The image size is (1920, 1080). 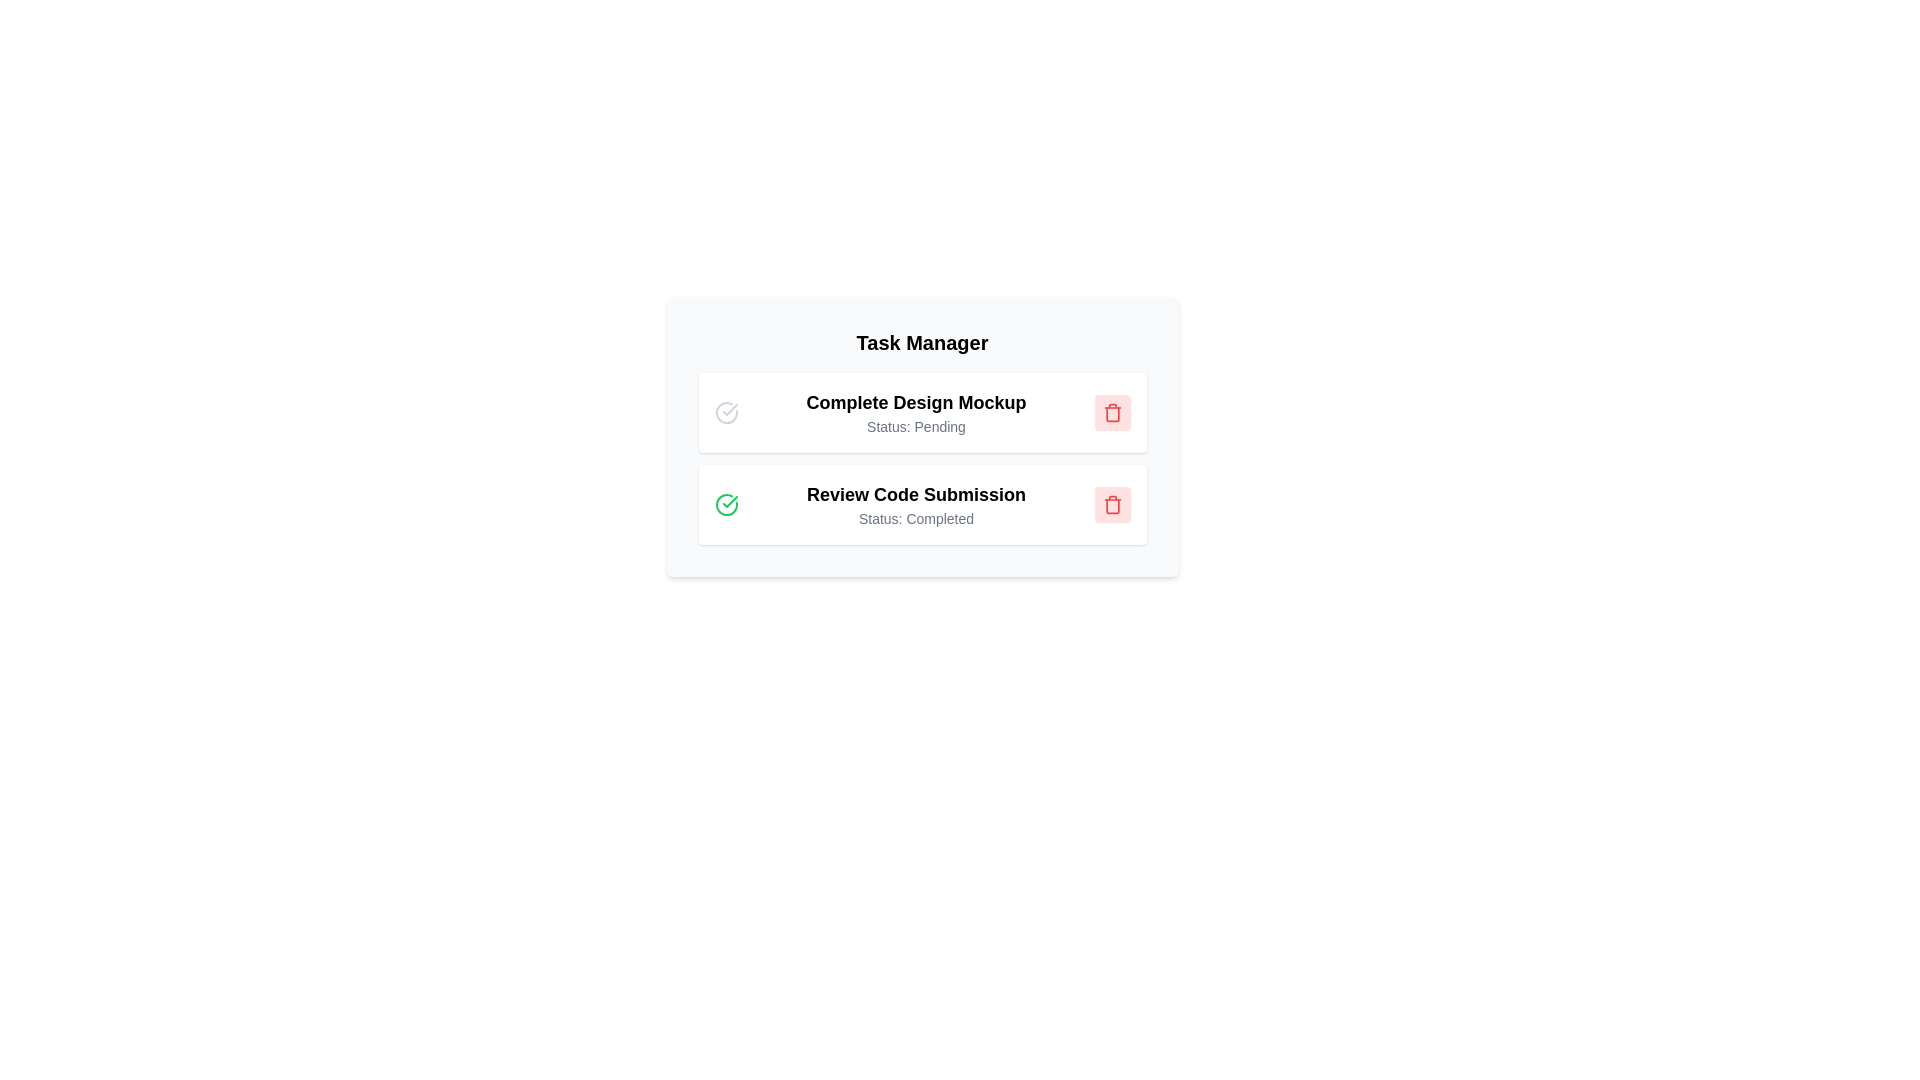 I want to click on delete button for the task titled 'Complete Design Mockup', so click(x=1111, y=411).